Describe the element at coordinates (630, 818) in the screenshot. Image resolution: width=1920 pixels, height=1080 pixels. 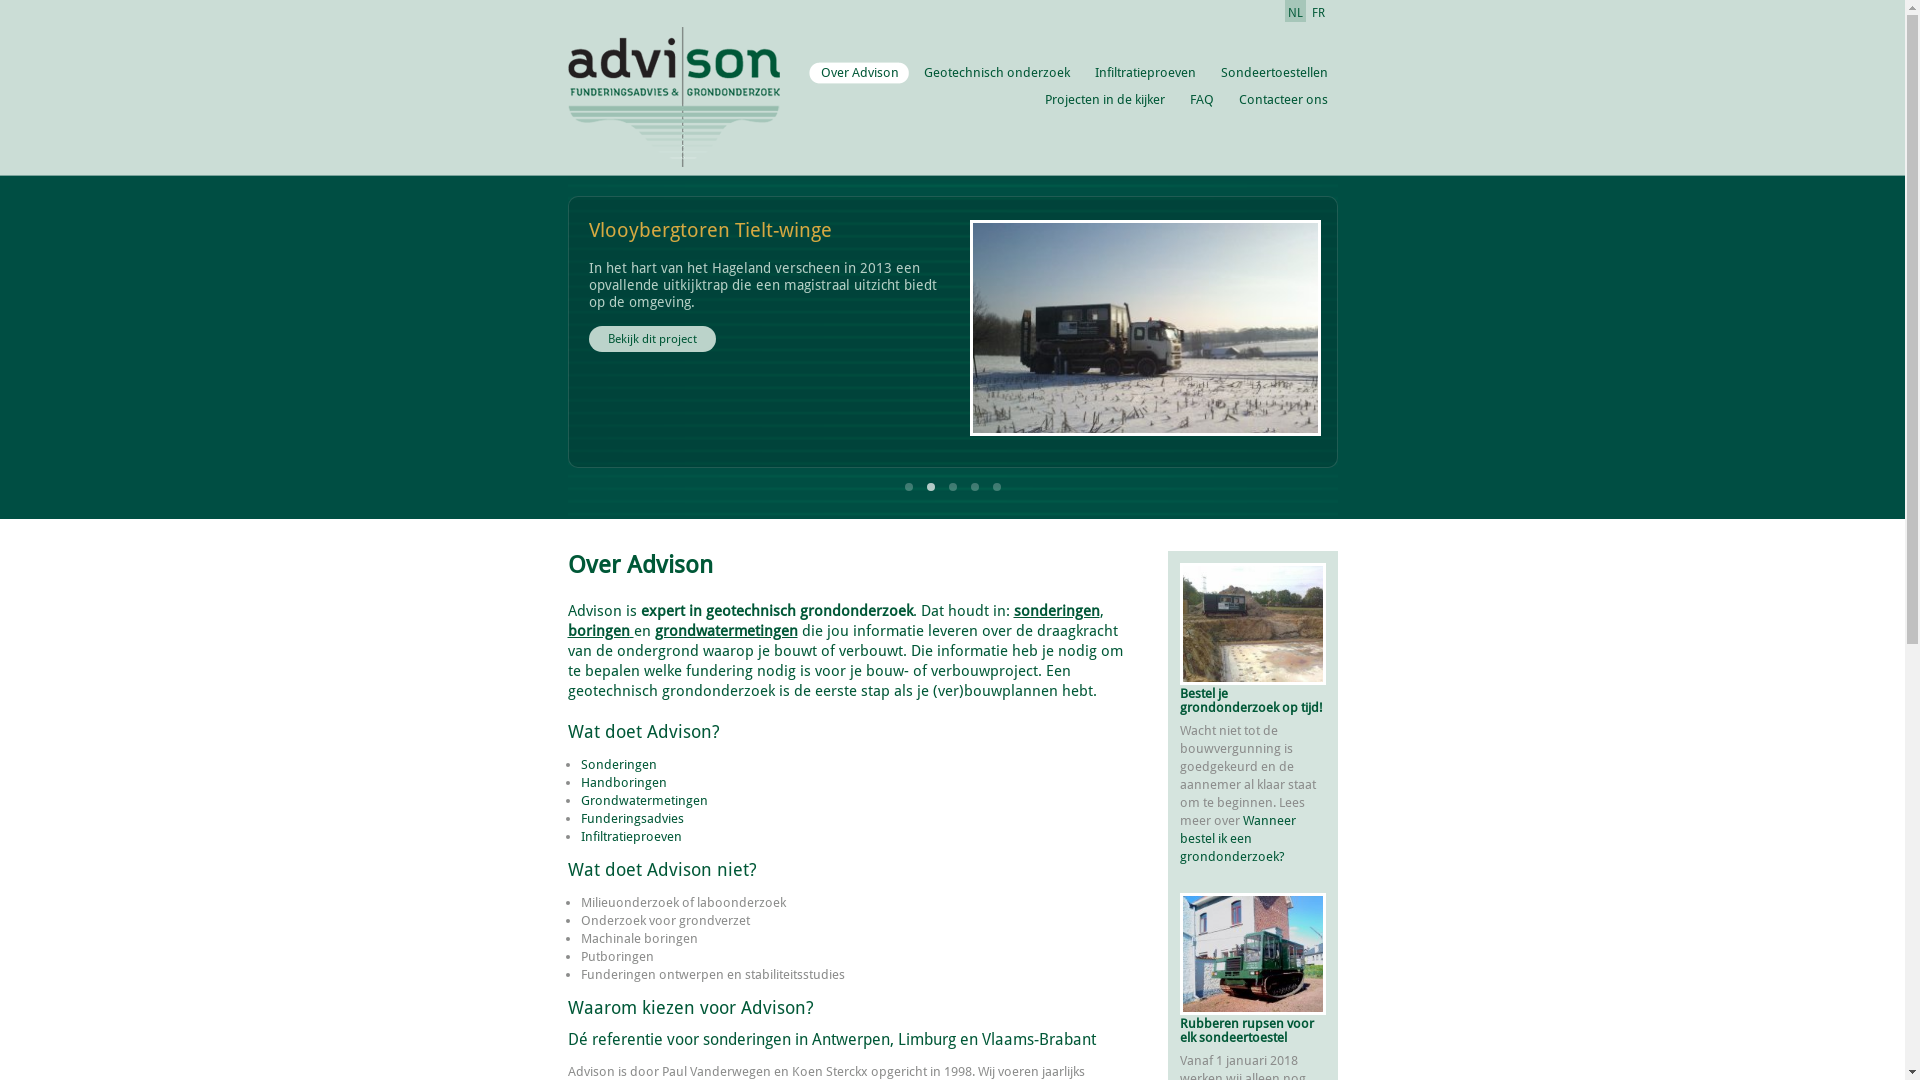
I see `'Funderingsadvies'` at that location.